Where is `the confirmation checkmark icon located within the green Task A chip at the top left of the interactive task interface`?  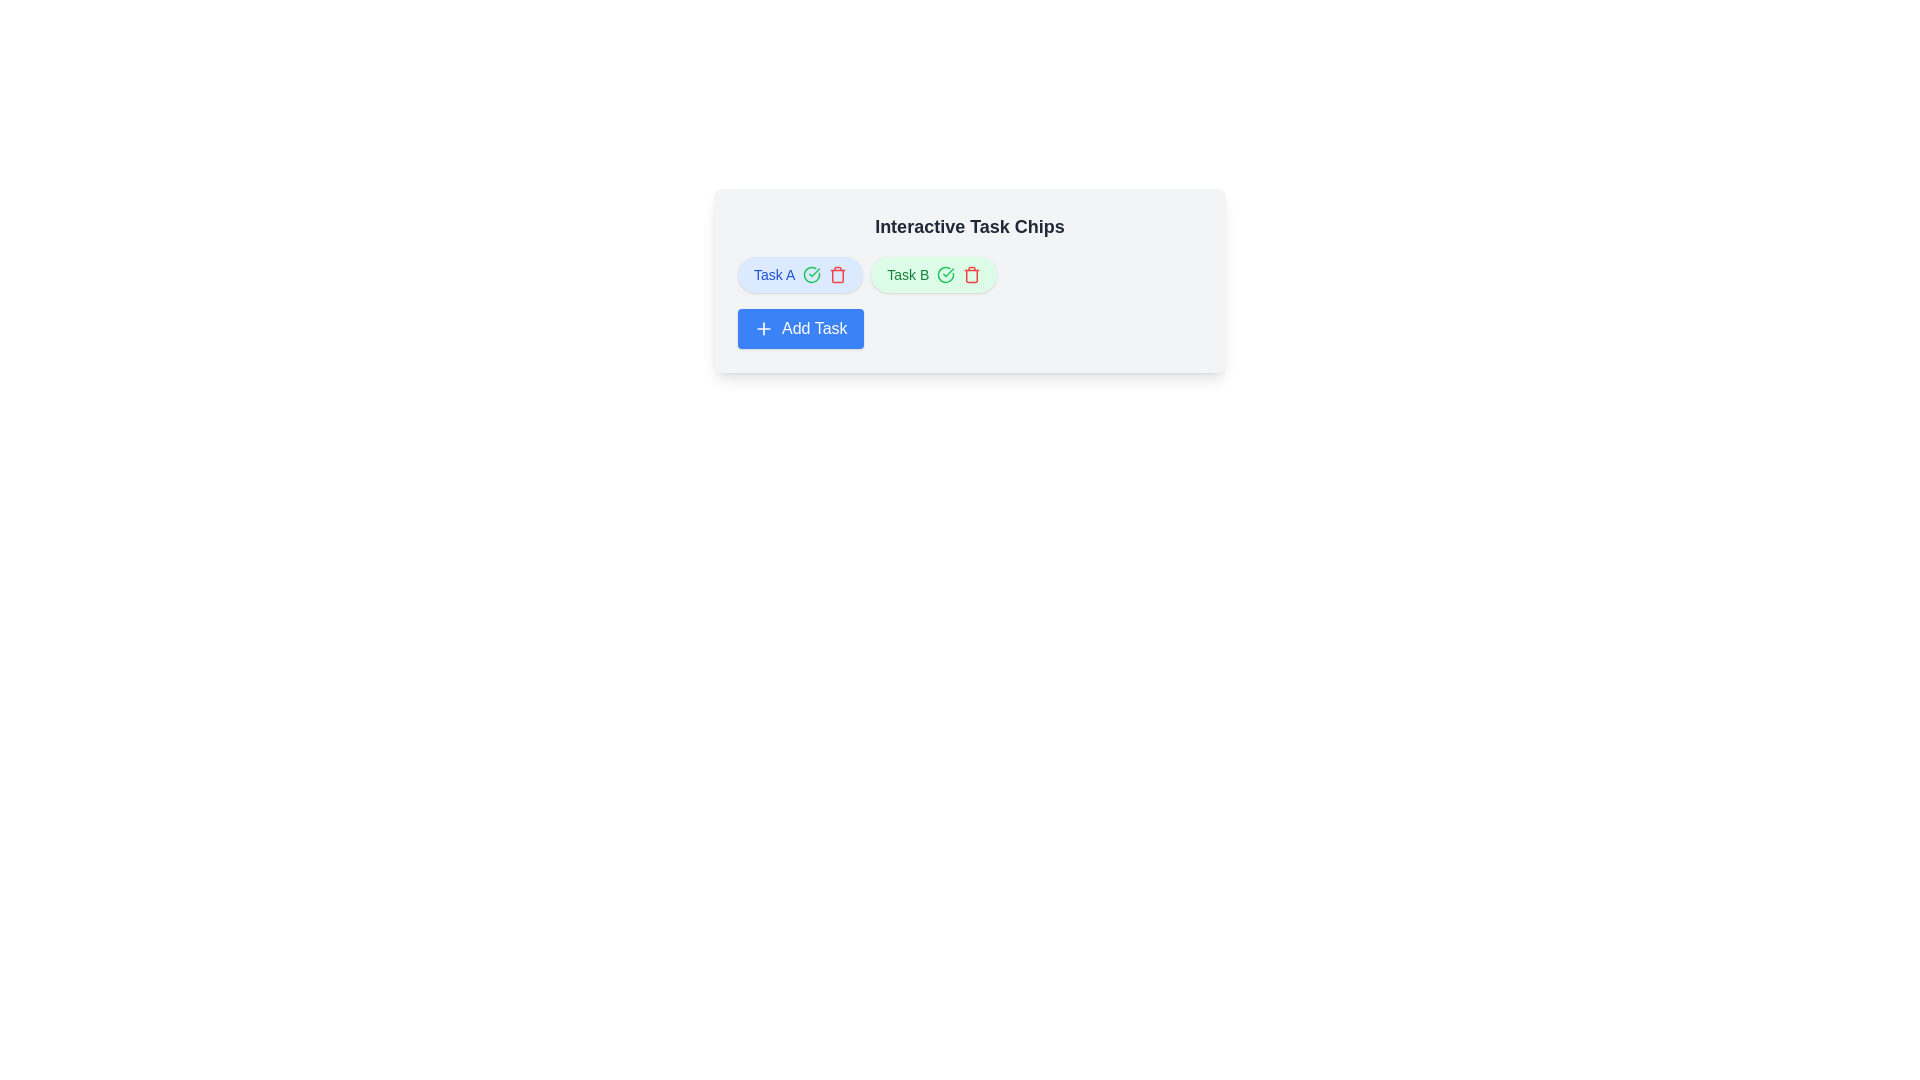 the confirmation checkmark icon located within the green Task A chip at the top left of the interactive task interface is located at coordinates (945, 274).